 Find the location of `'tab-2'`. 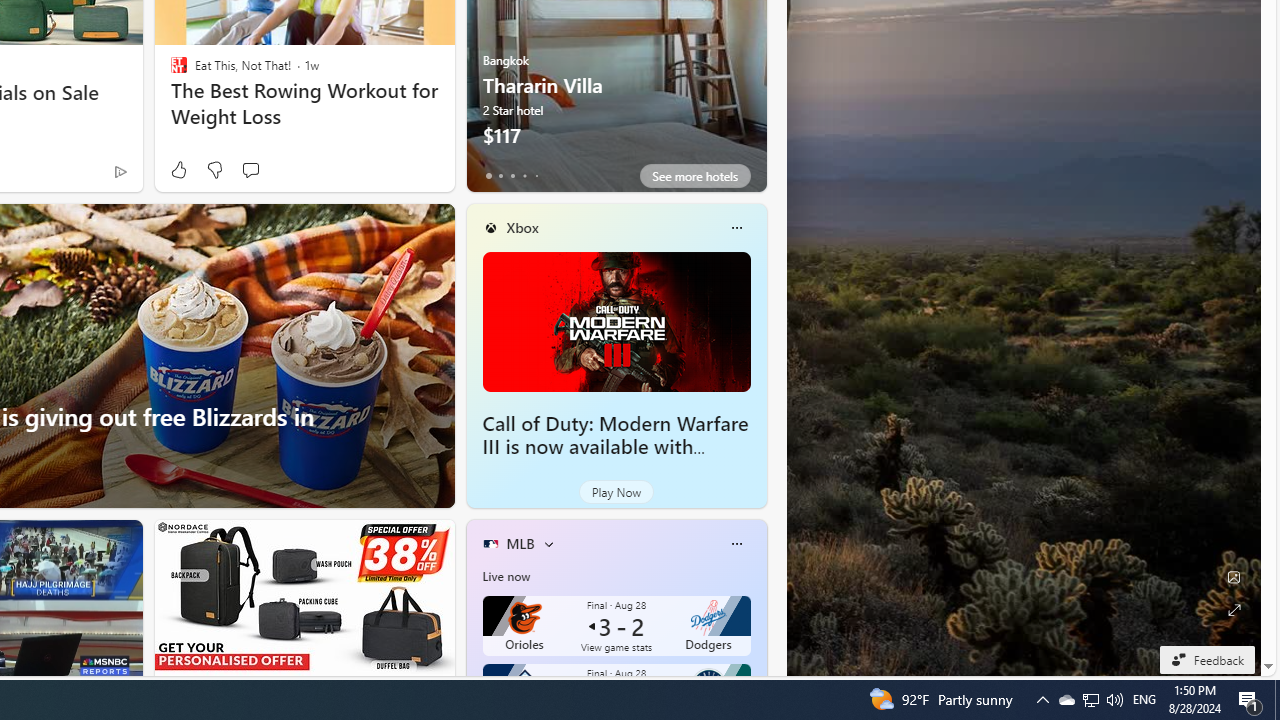

'tab-2' is located at coordinates (512, 175).